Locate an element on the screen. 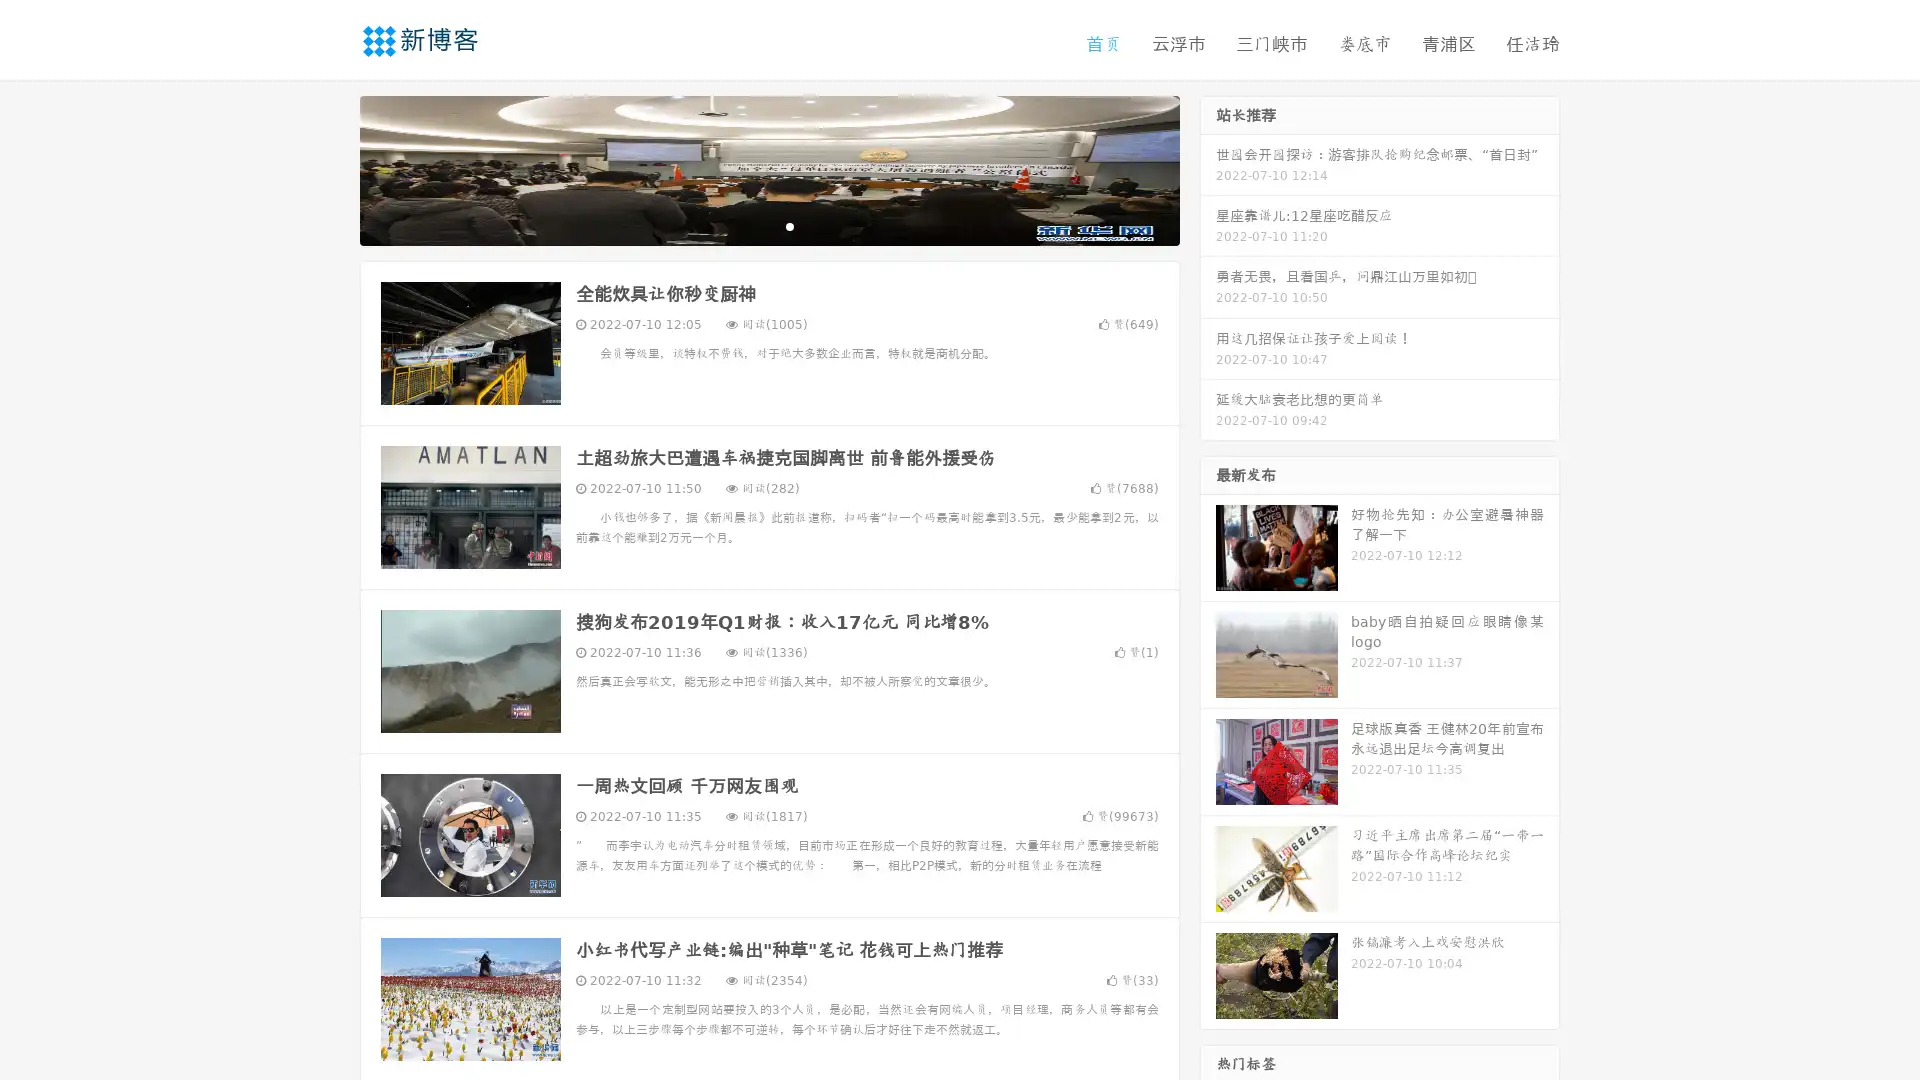 The width and height of the screenshot is (1920, 1080). Go to slide 1 is located at coordinates (748, 225).